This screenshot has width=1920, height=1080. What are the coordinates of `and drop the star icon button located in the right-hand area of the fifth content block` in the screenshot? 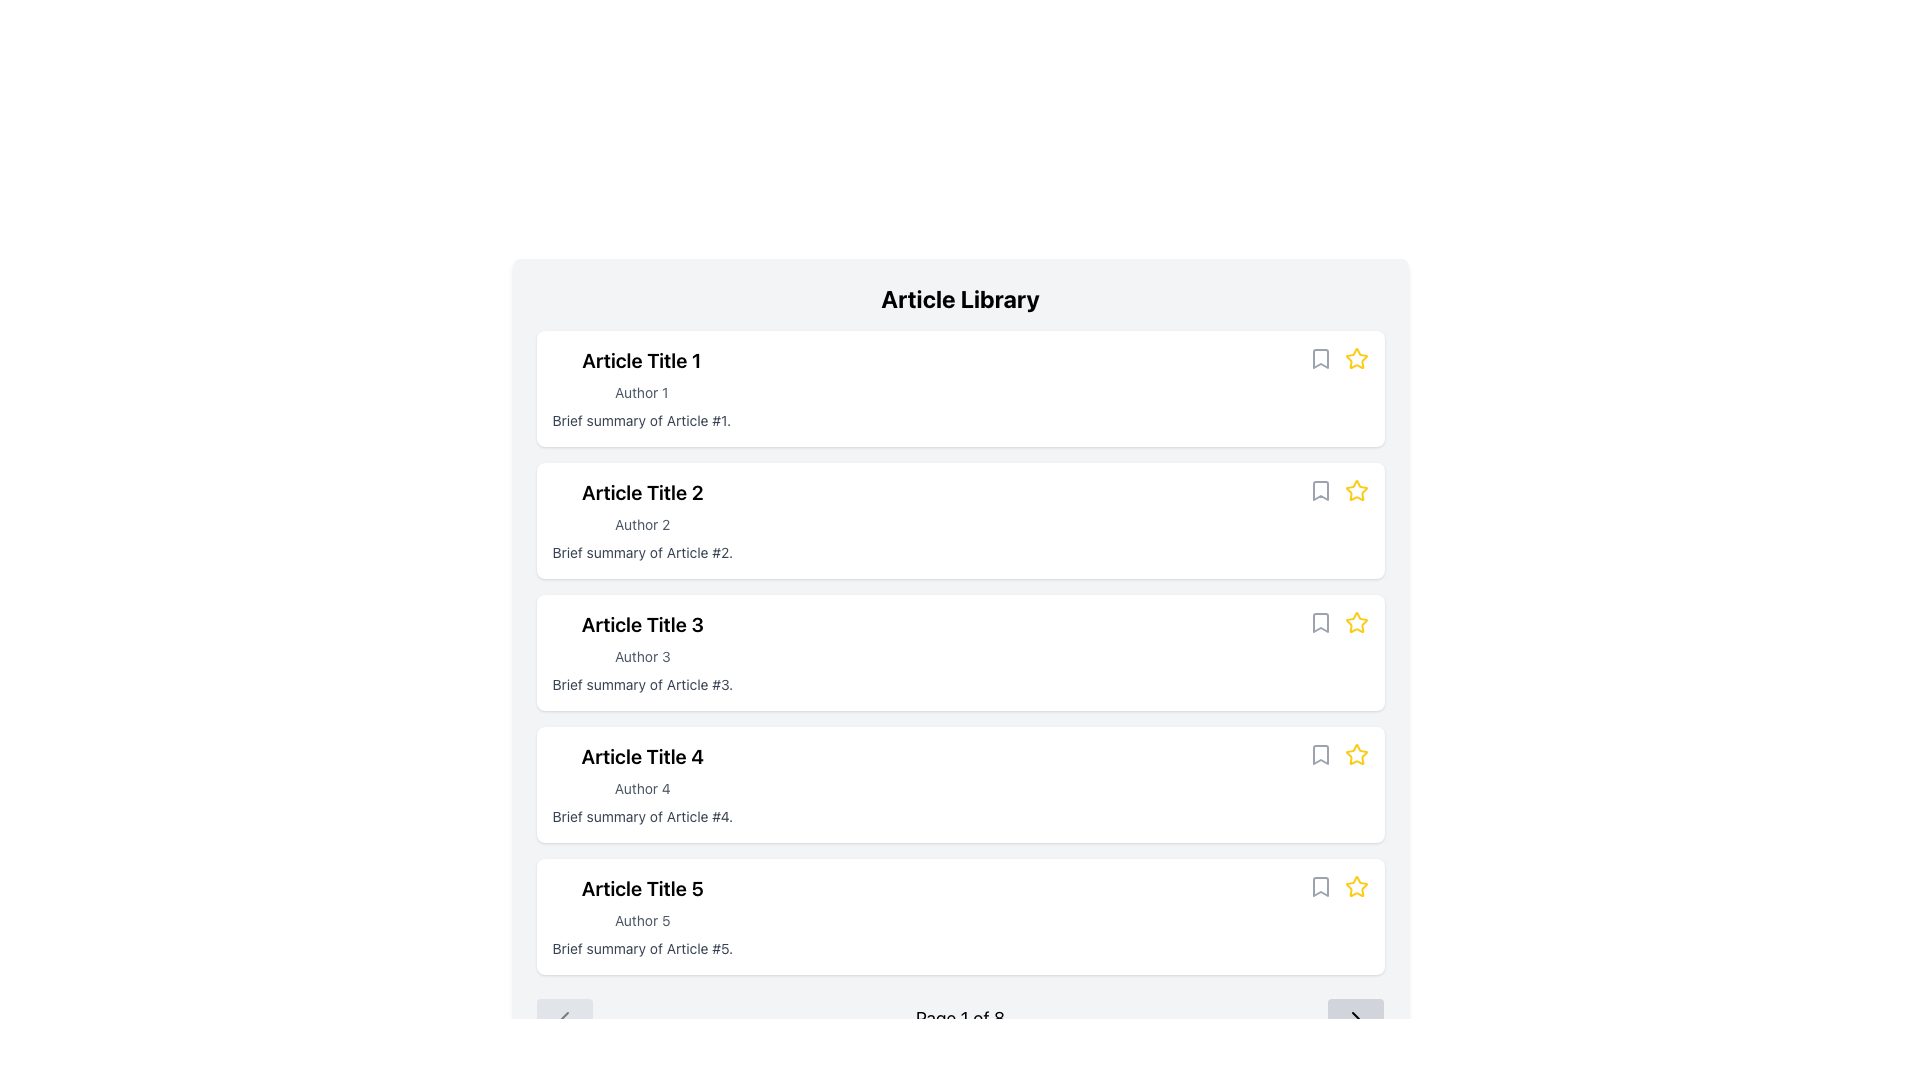 It's located at (1356, 755).